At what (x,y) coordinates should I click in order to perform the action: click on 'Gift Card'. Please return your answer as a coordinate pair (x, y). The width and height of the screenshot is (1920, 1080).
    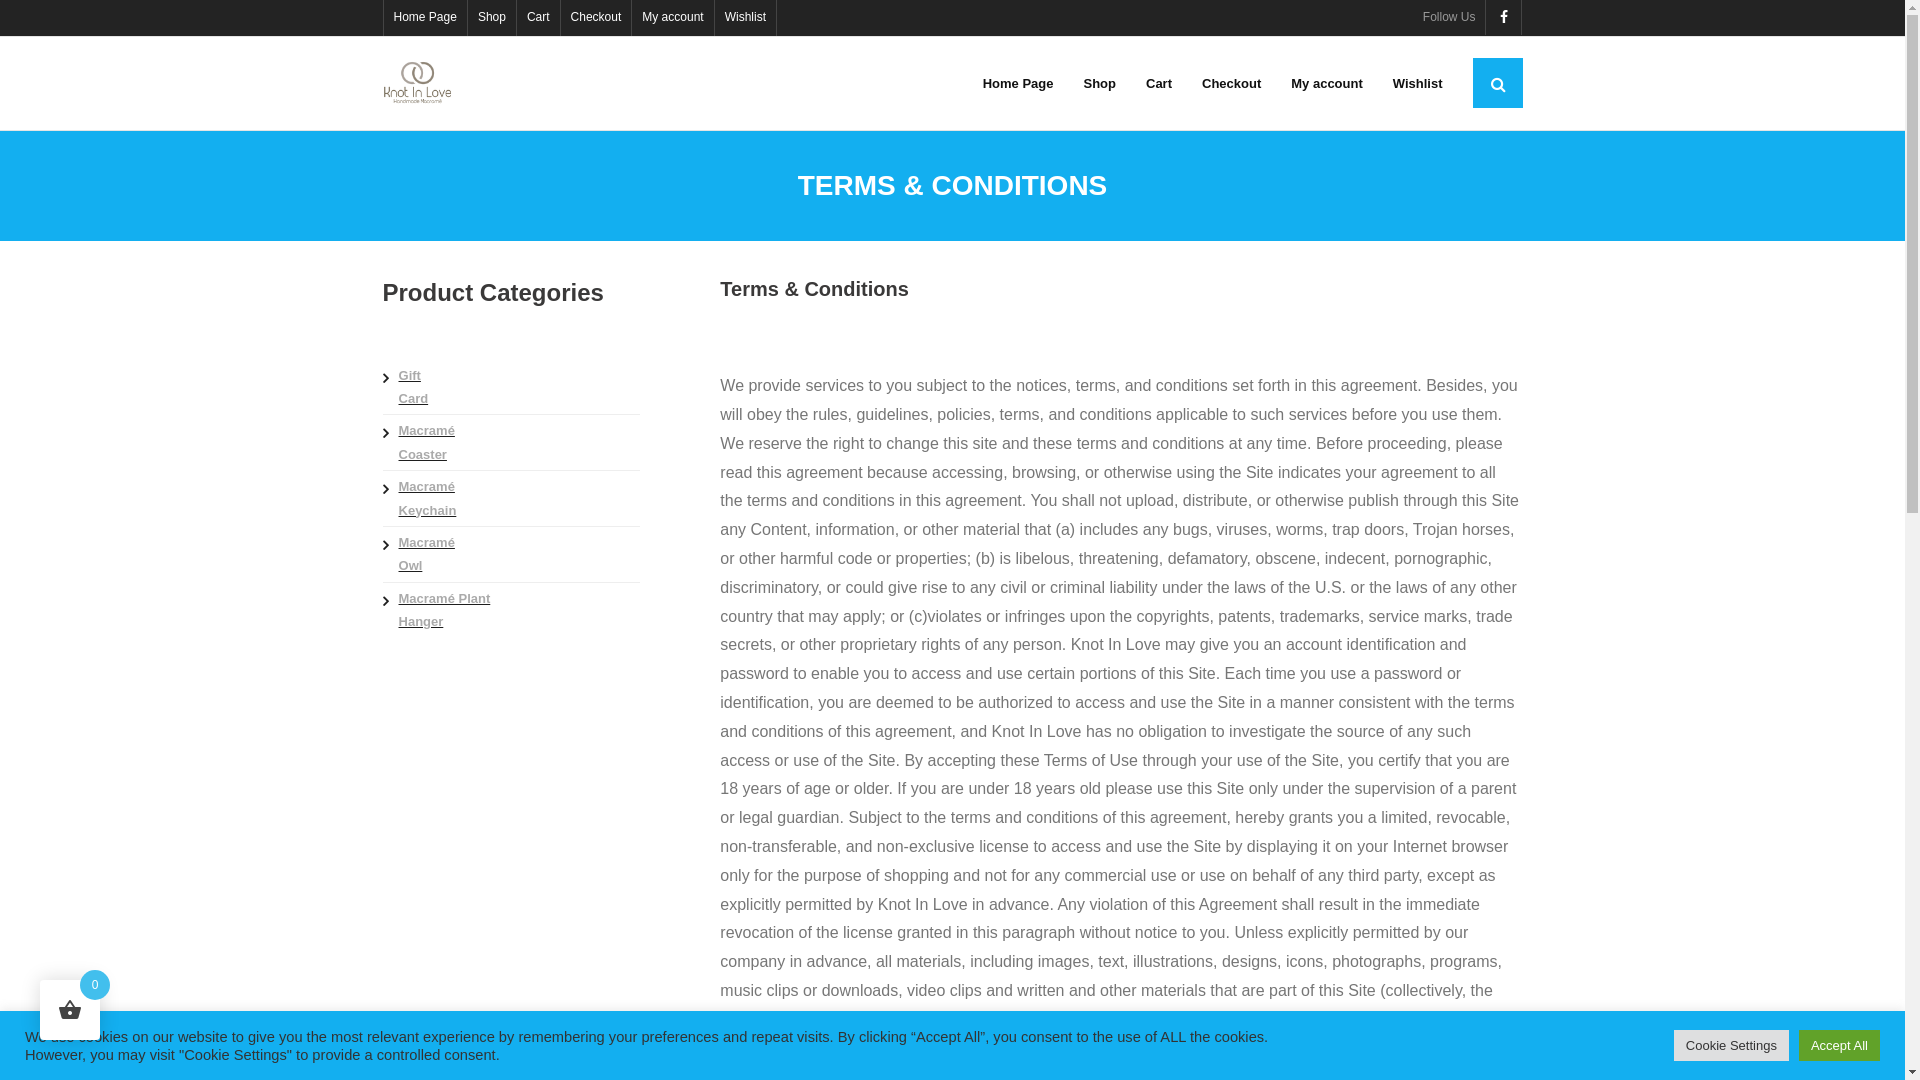
    Looking at the image, I should click on (410, 387).